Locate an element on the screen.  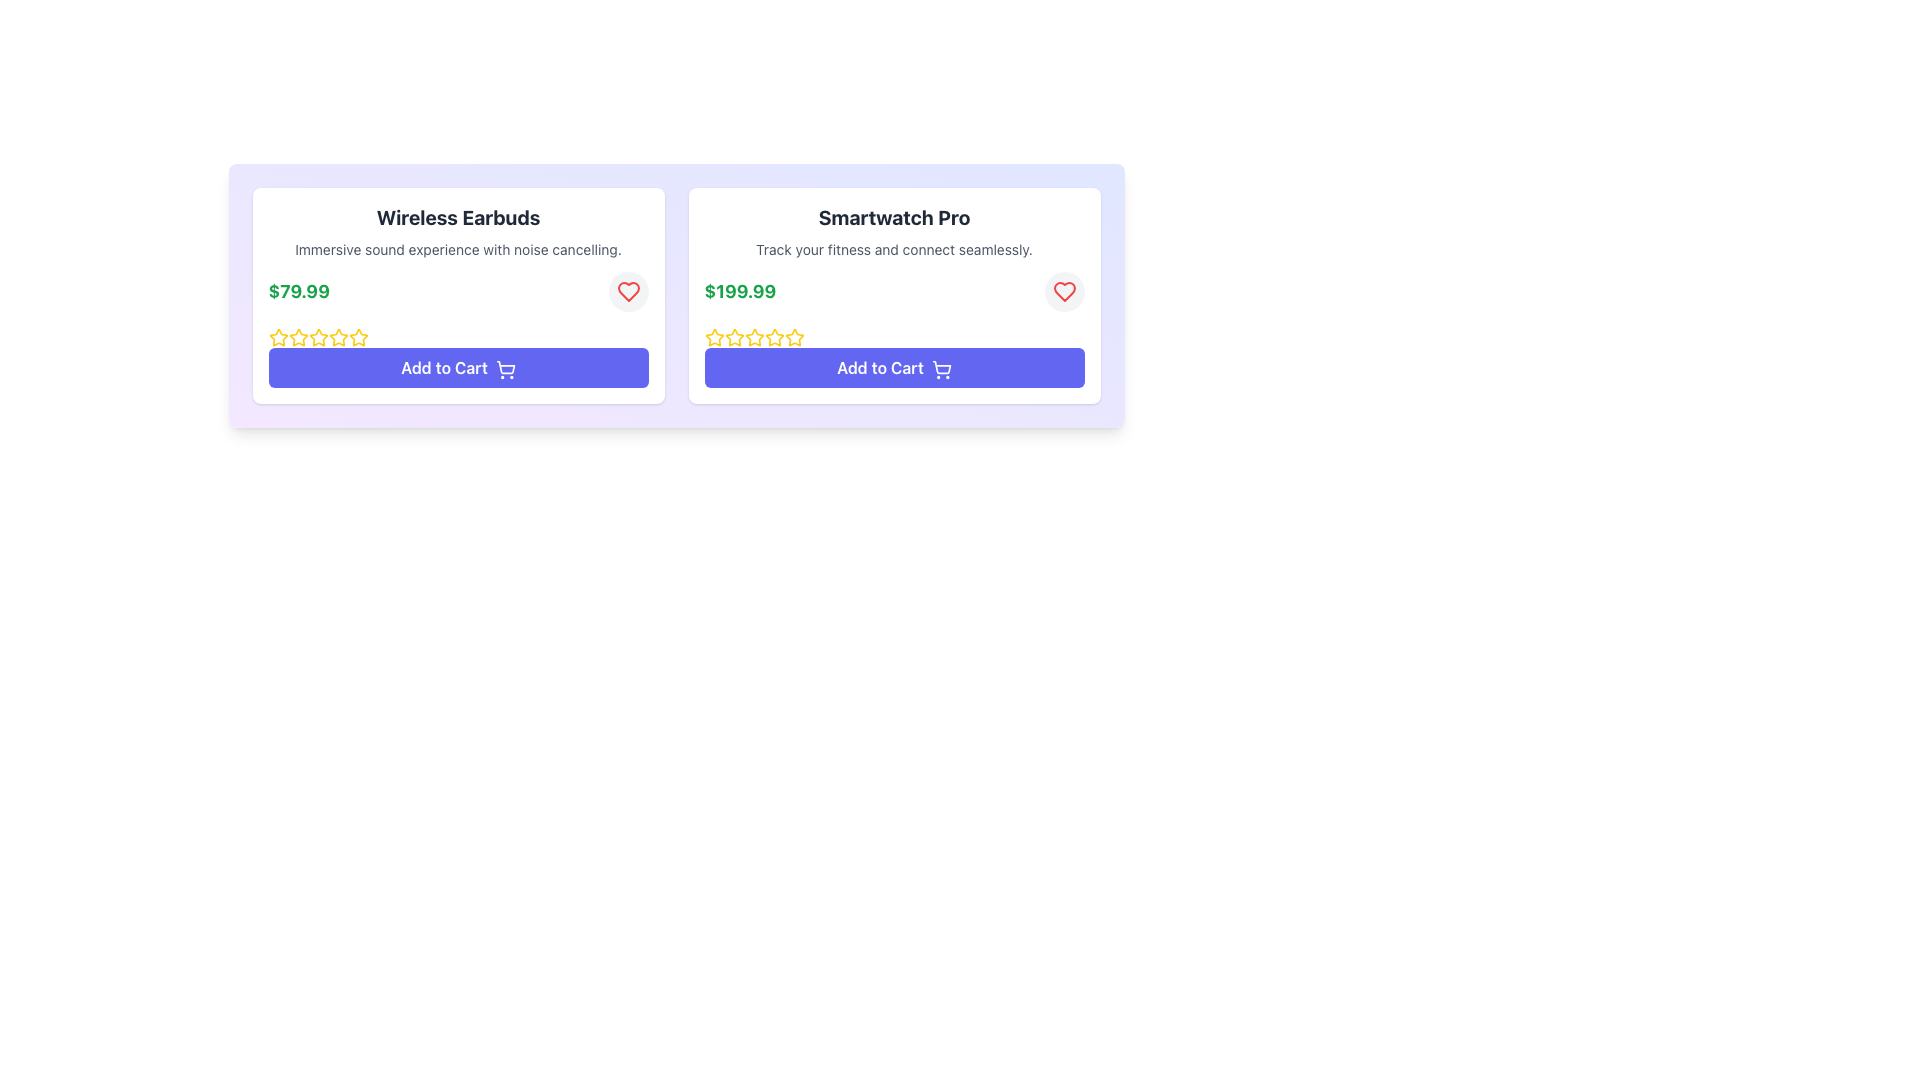
the circular gray button with a heart icon to mark the item priced at $79.99 as a favorite is located at coordinates (627, 292).